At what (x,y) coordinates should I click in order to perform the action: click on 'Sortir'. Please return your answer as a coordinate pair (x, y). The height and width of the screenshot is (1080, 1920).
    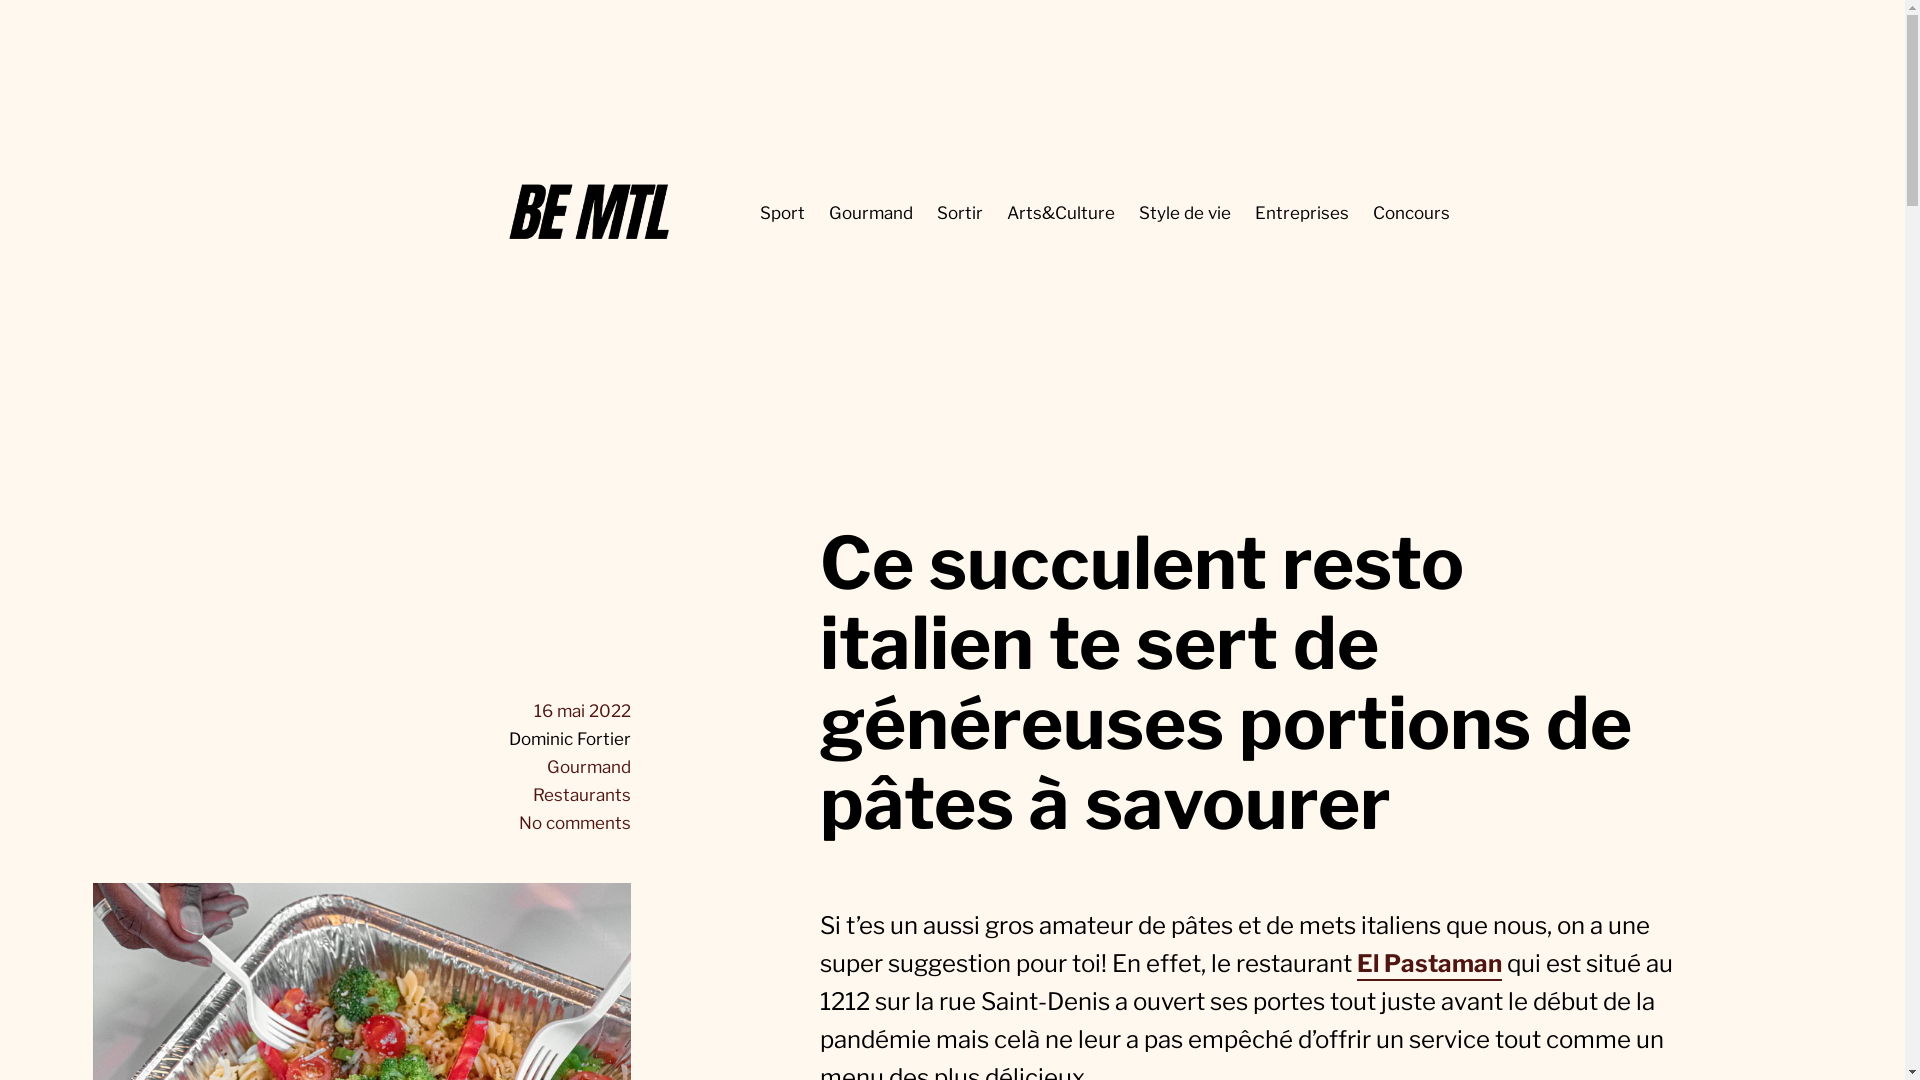
    Looking at the image, I should click on (960, 212).